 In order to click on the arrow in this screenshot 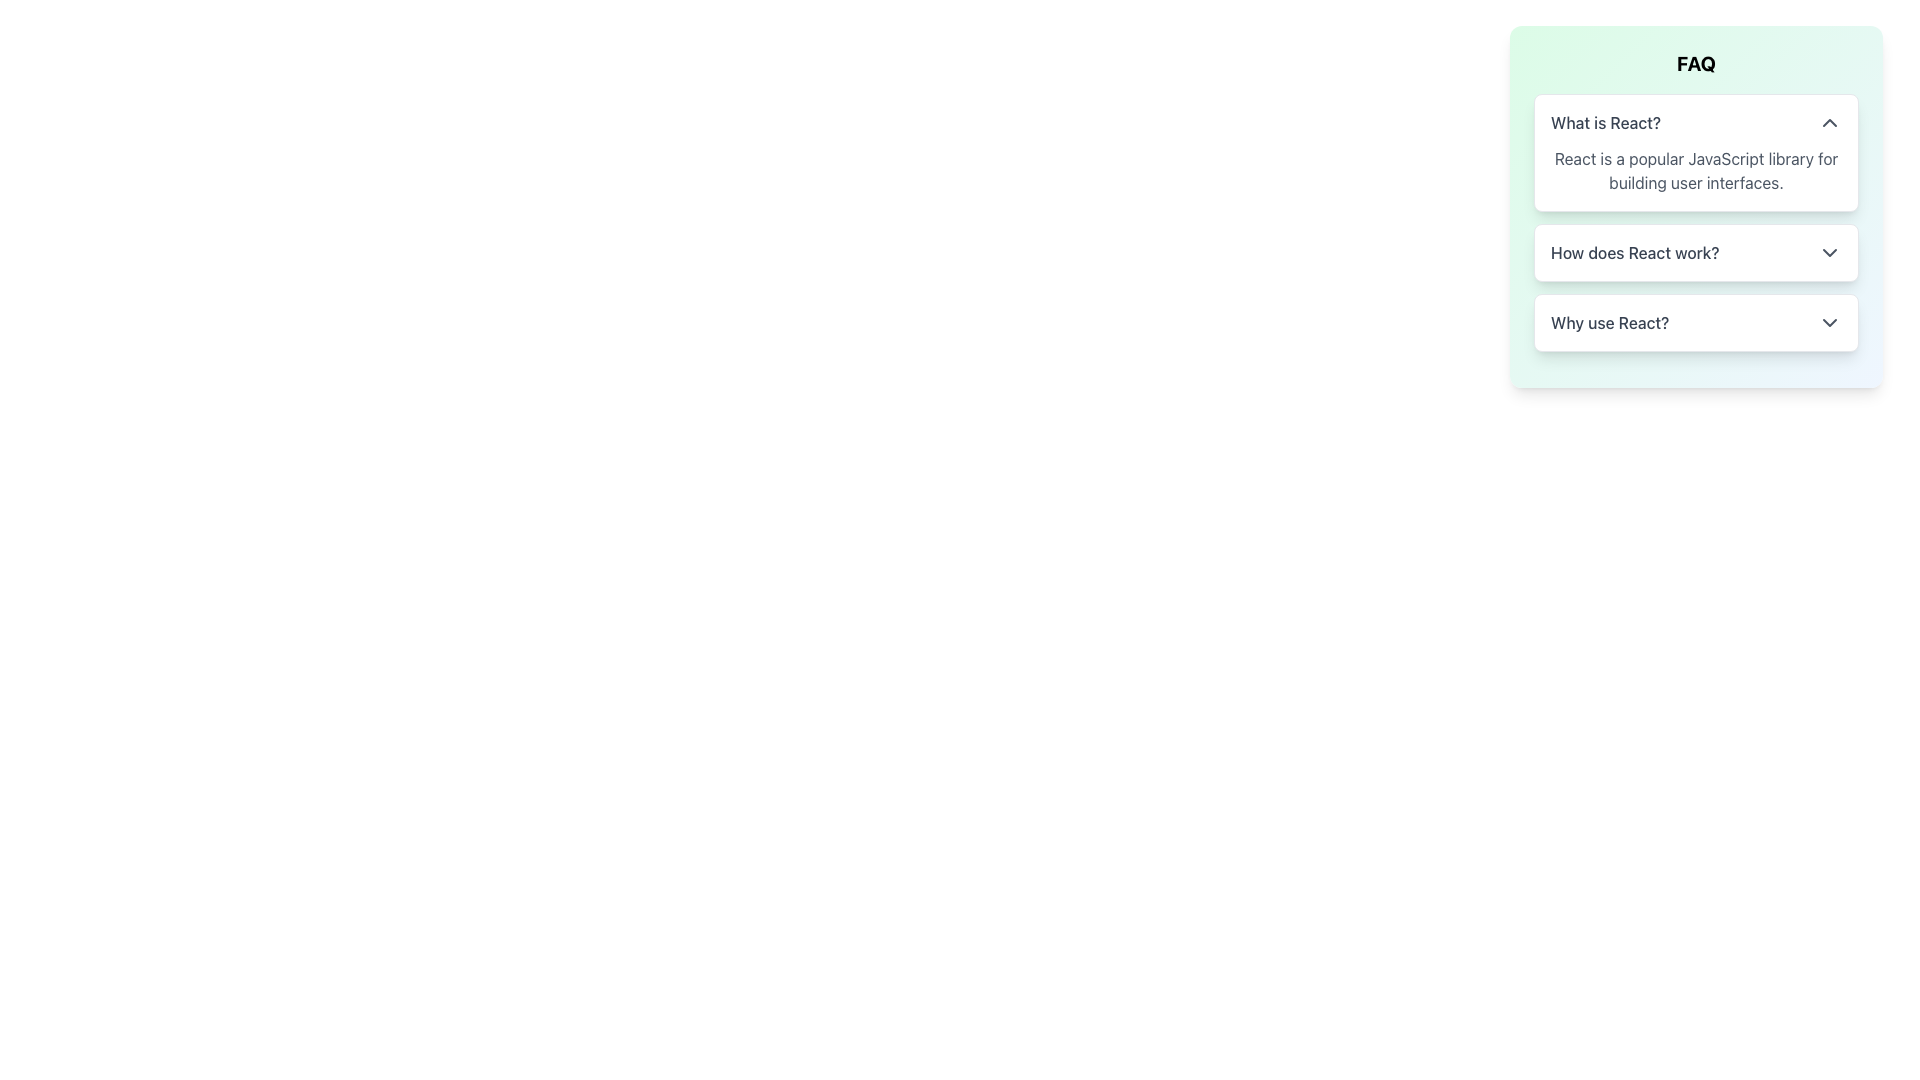, I will do `click(1695, 207)`.